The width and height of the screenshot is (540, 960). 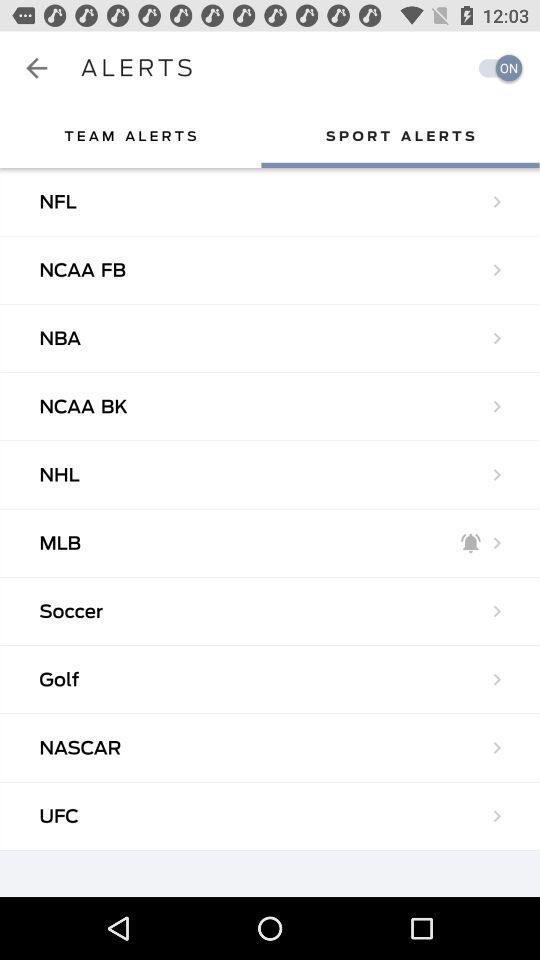 What do you see at coordinates (494, 68) in the screenshot?
I see `turn on-off button` at bounding box center [494, 68].